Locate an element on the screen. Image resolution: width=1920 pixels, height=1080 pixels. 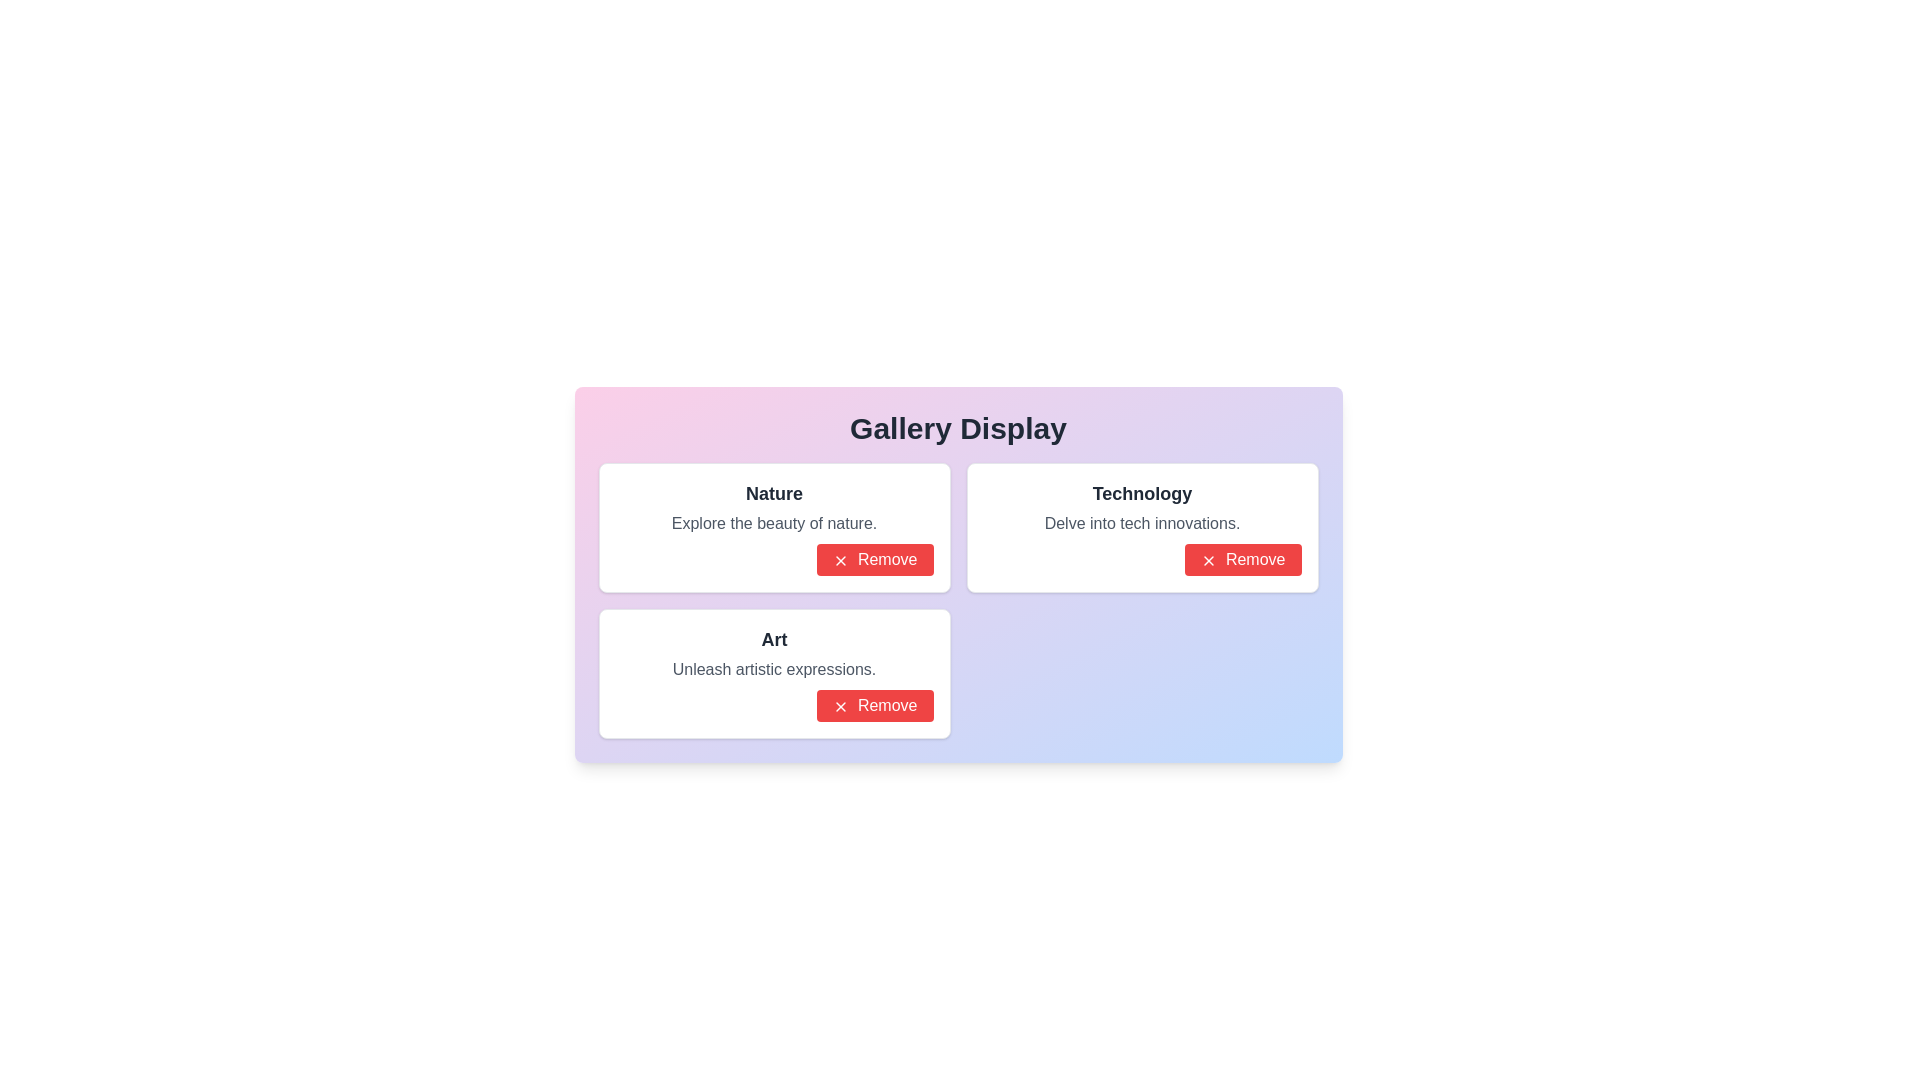
'Remove' button for the Technology gallery item is located at coordinates (1242, 559).